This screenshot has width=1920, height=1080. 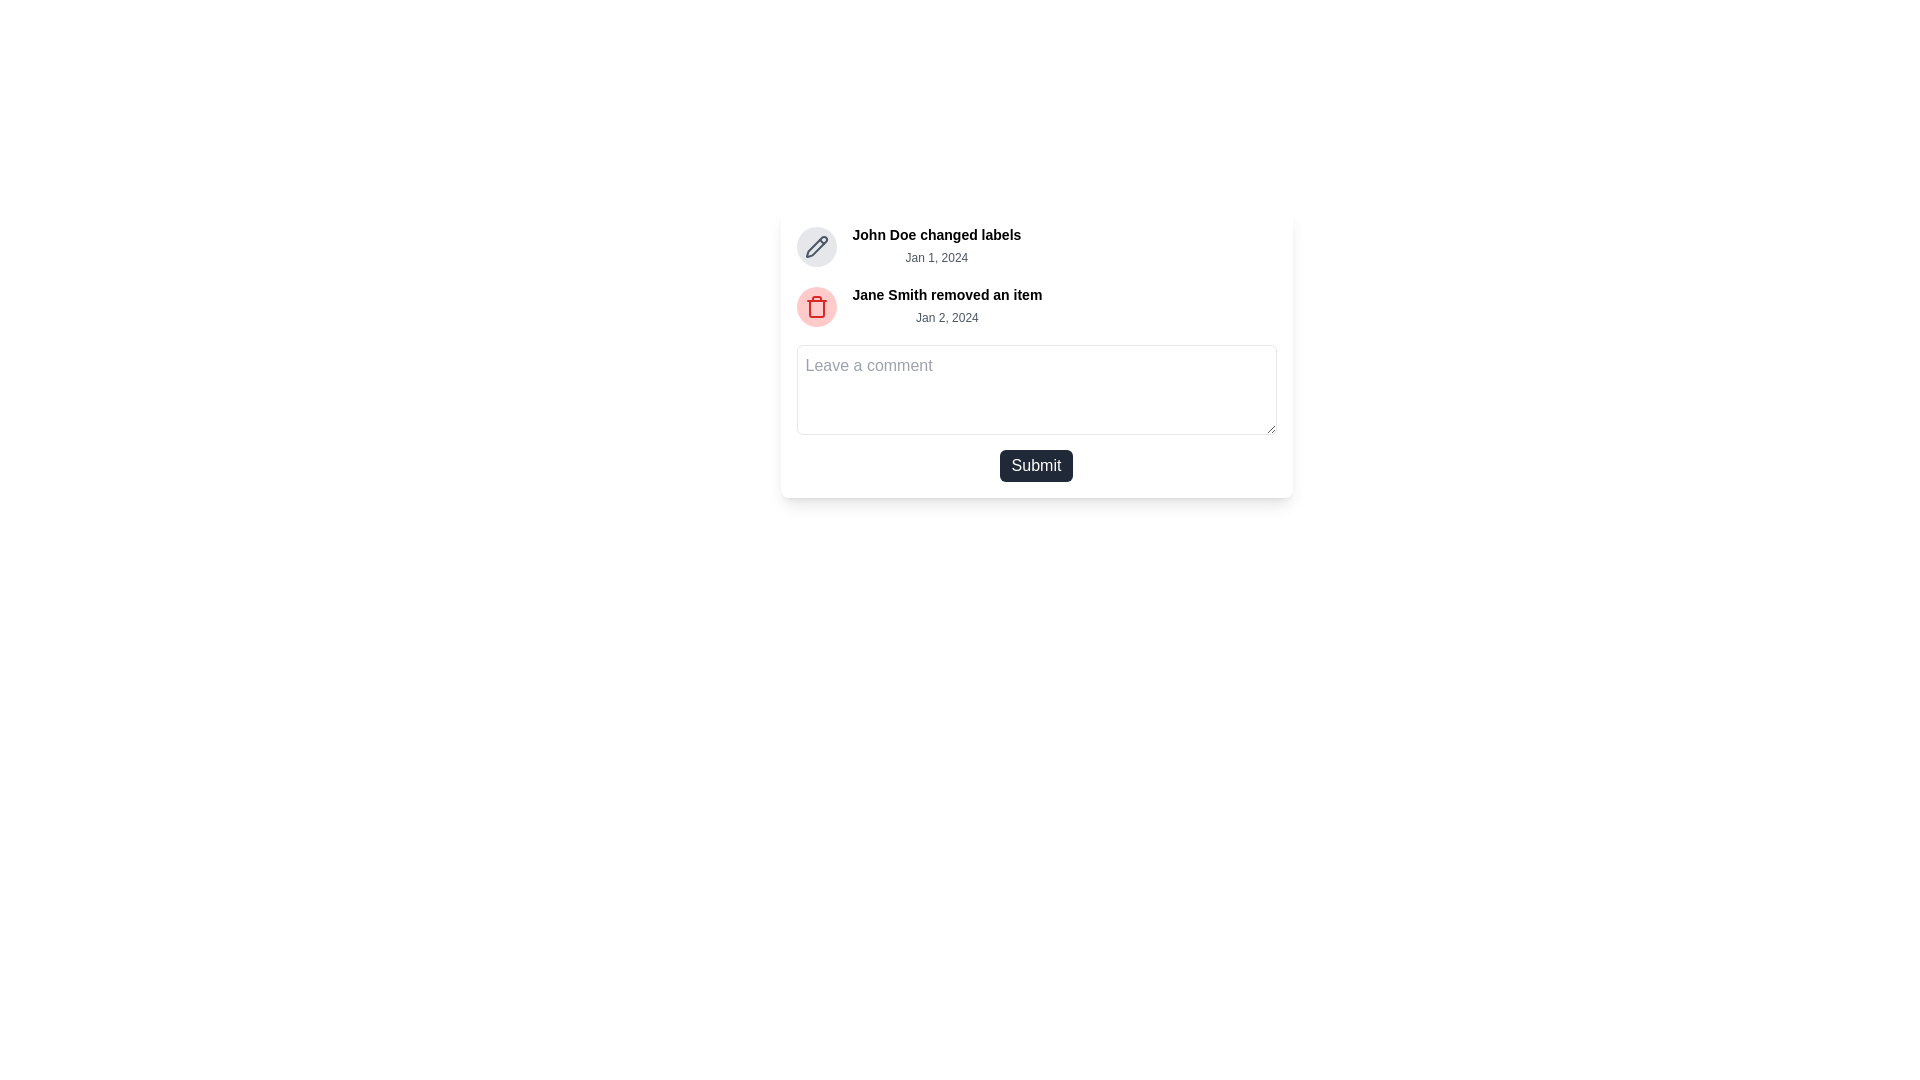 What do you see at coordinates (816, 308) in the screenshot?
I see `the vertical body segment of the trash can icon located next to 'Jane Smith removed an item' text in the second status item` at bounding box center [816, 308].